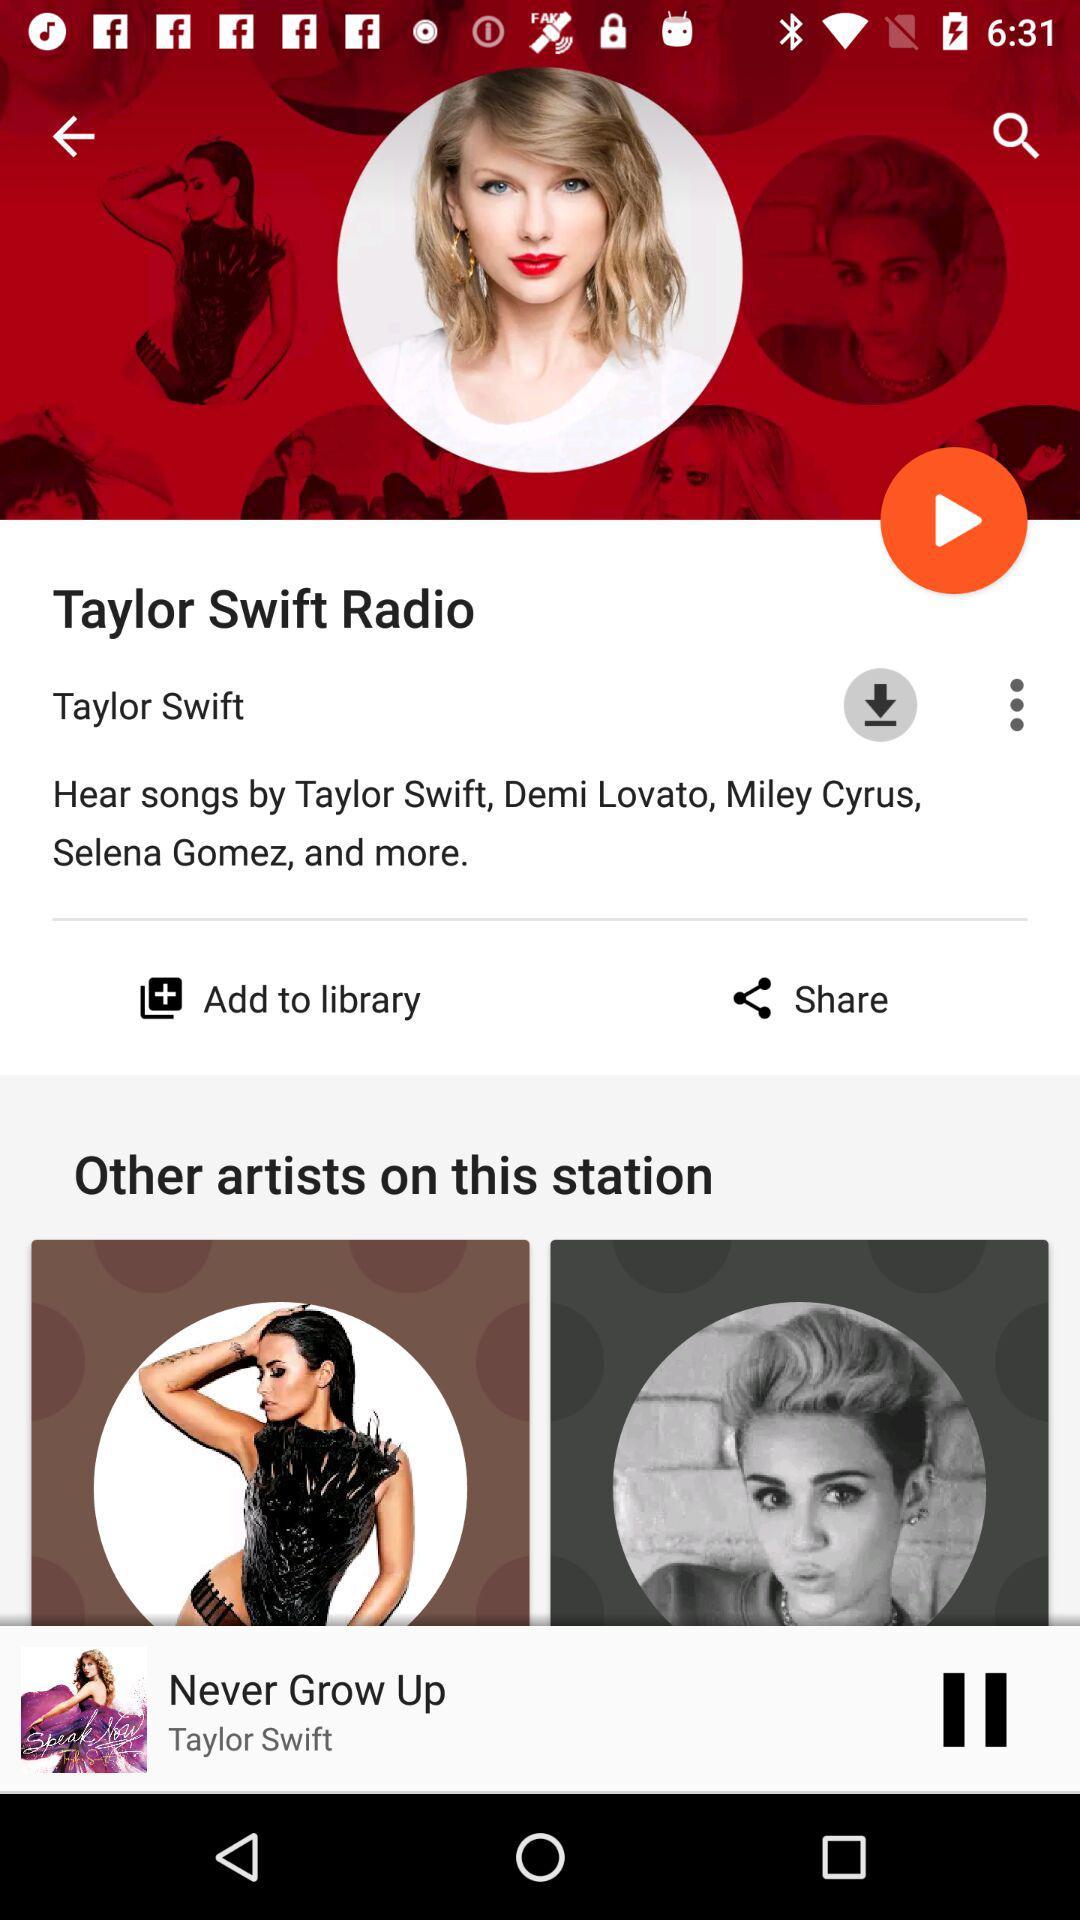 The image size is (1080, 1920). What do you see at coordinates (1017, 705) in the screenshot?
I see `the three dots in the right middle of the page` at bounding box center [1017, 705].